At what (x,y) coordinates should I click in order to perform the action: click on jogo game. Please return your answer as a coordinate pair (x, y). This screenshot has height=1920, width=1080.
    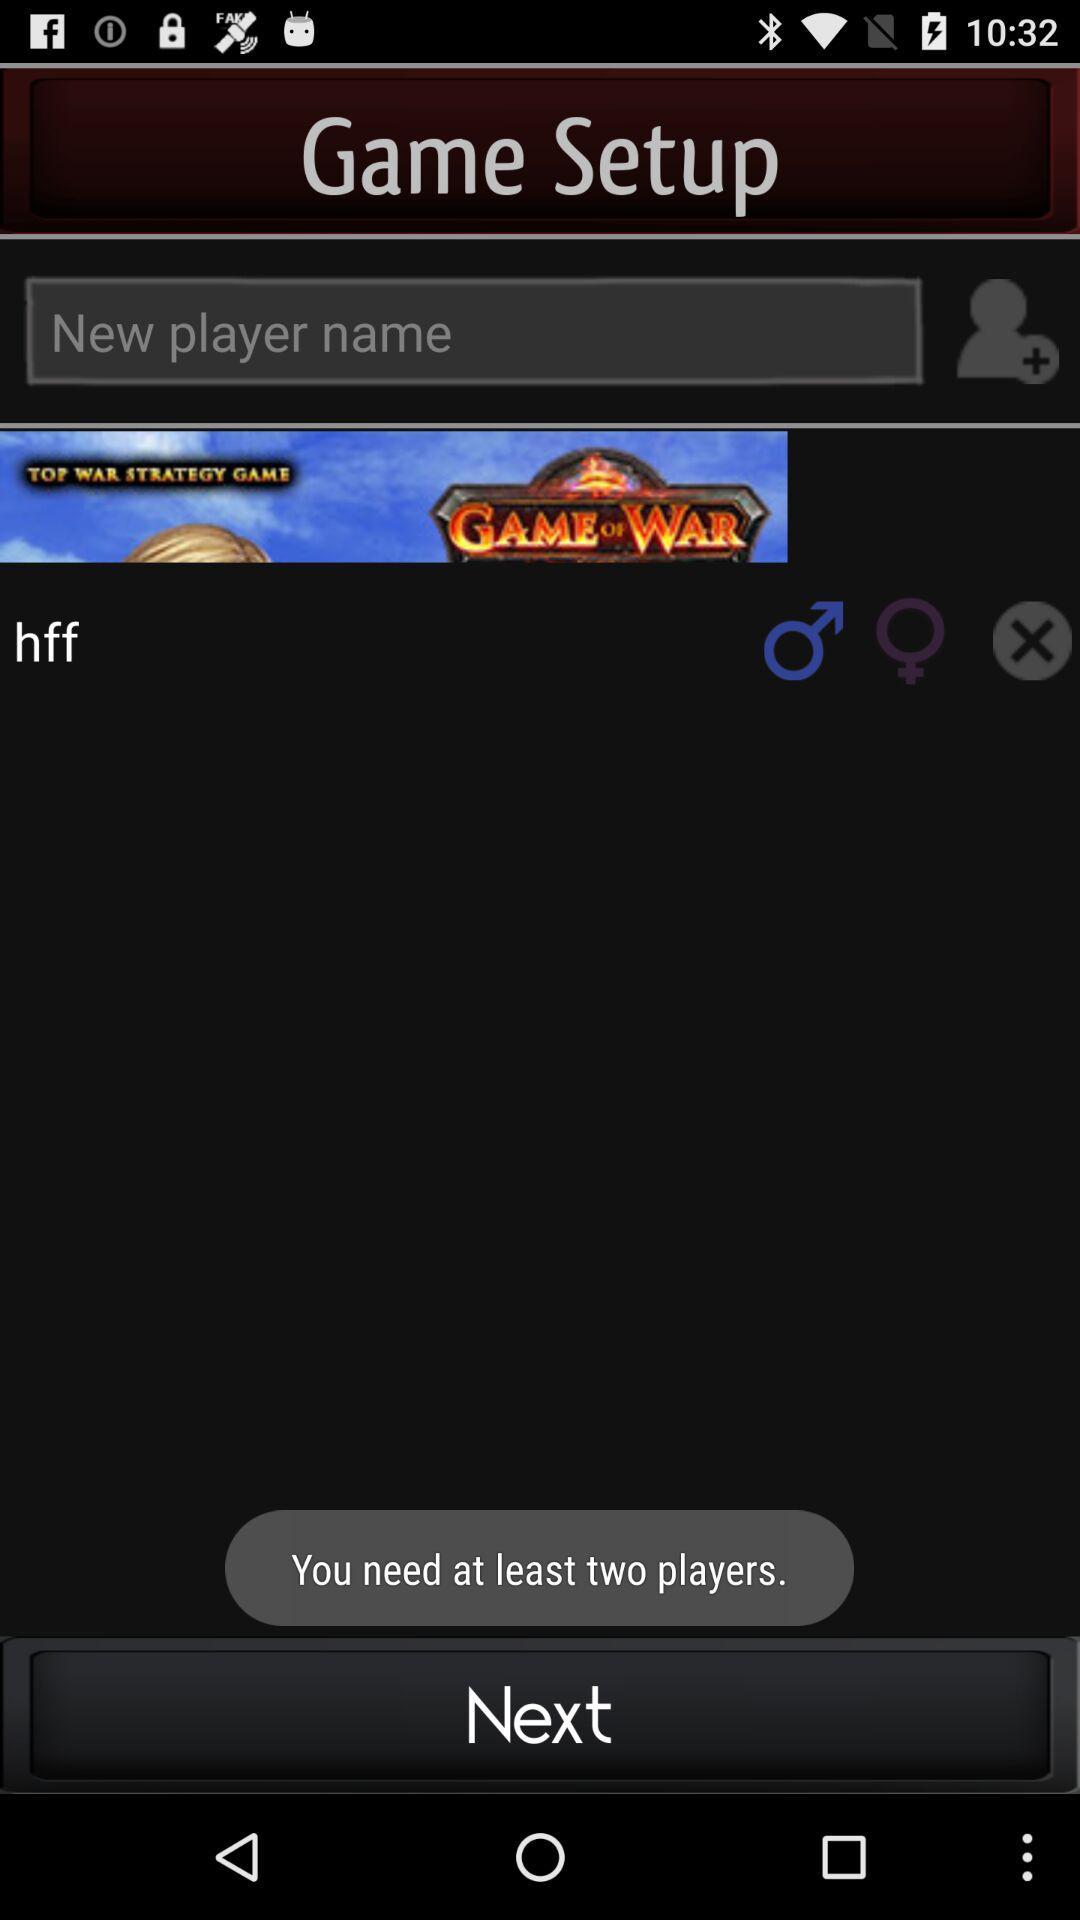
    Looking at the image, I should click on (1032, 640).